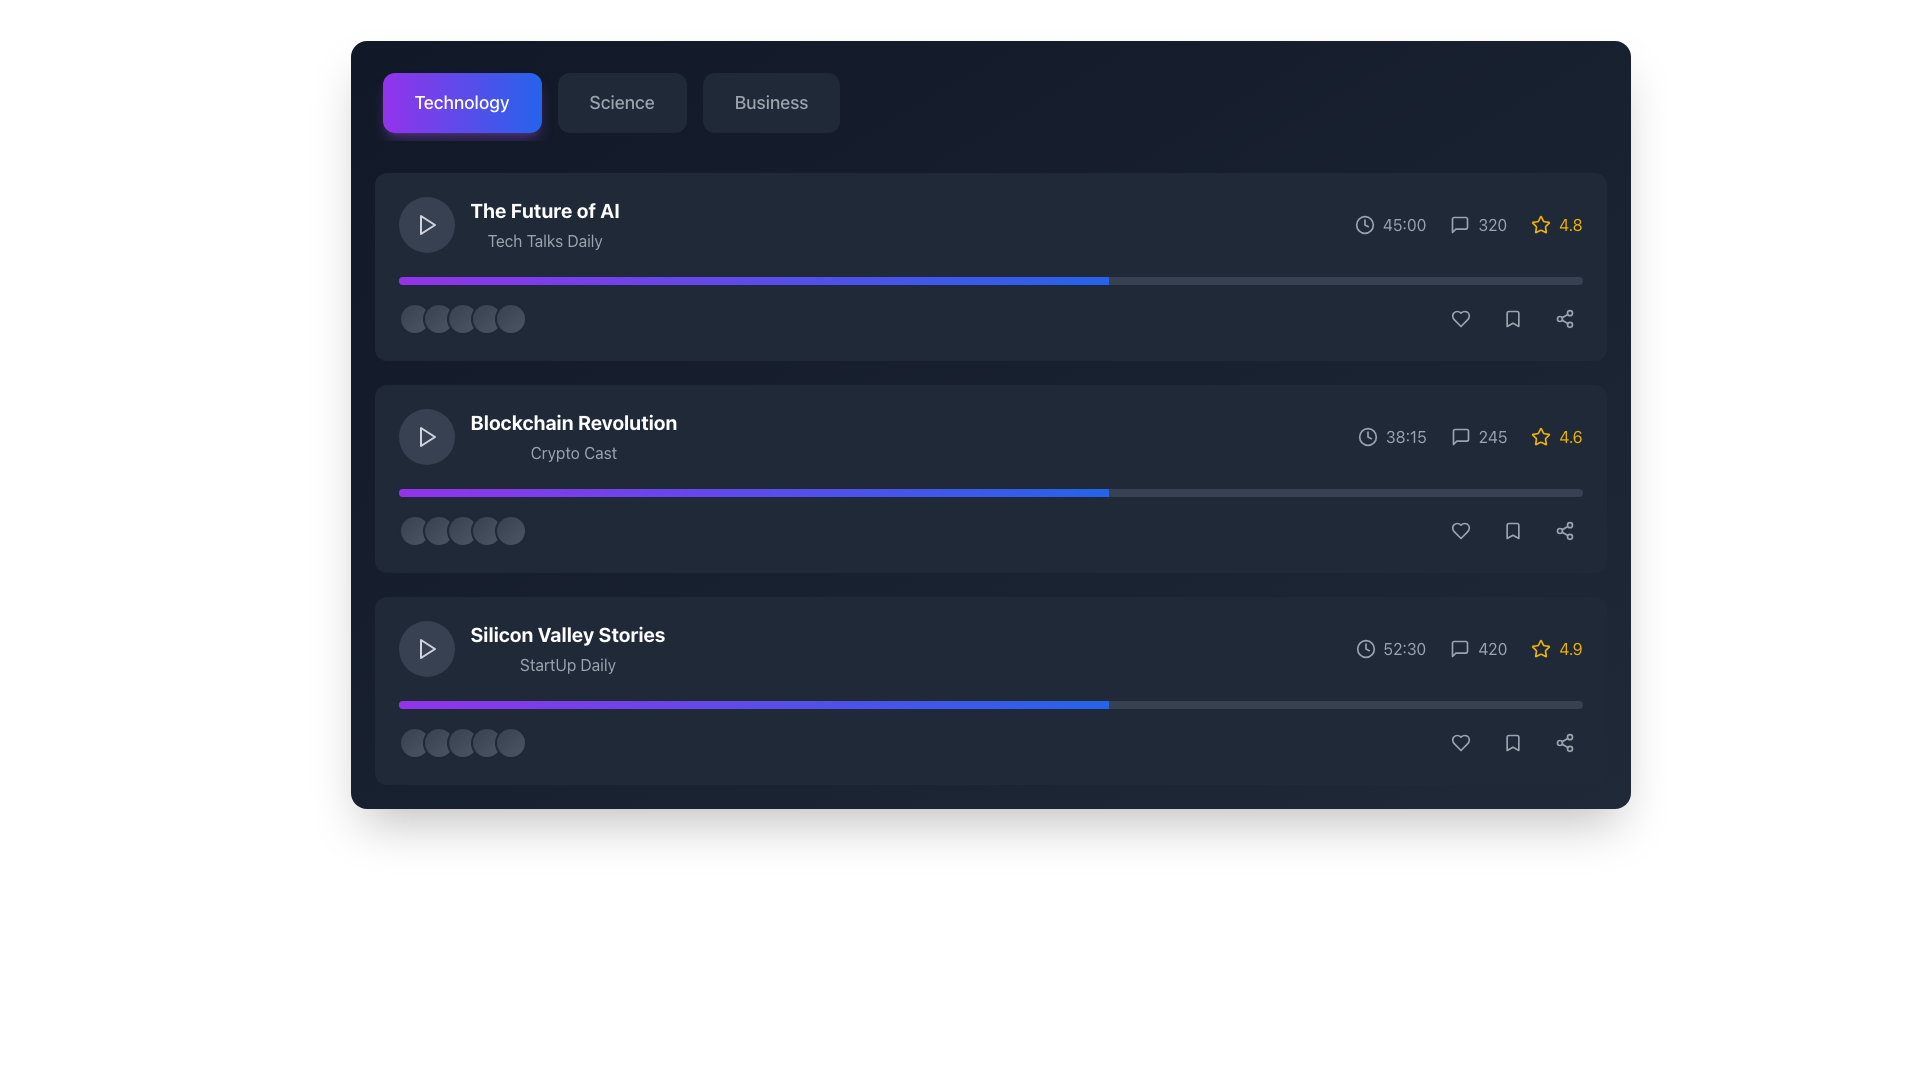 The image size is (1920, 1080). Describe the element at coordinates (916, 493) in the screenshot. I see `progress` at that location.